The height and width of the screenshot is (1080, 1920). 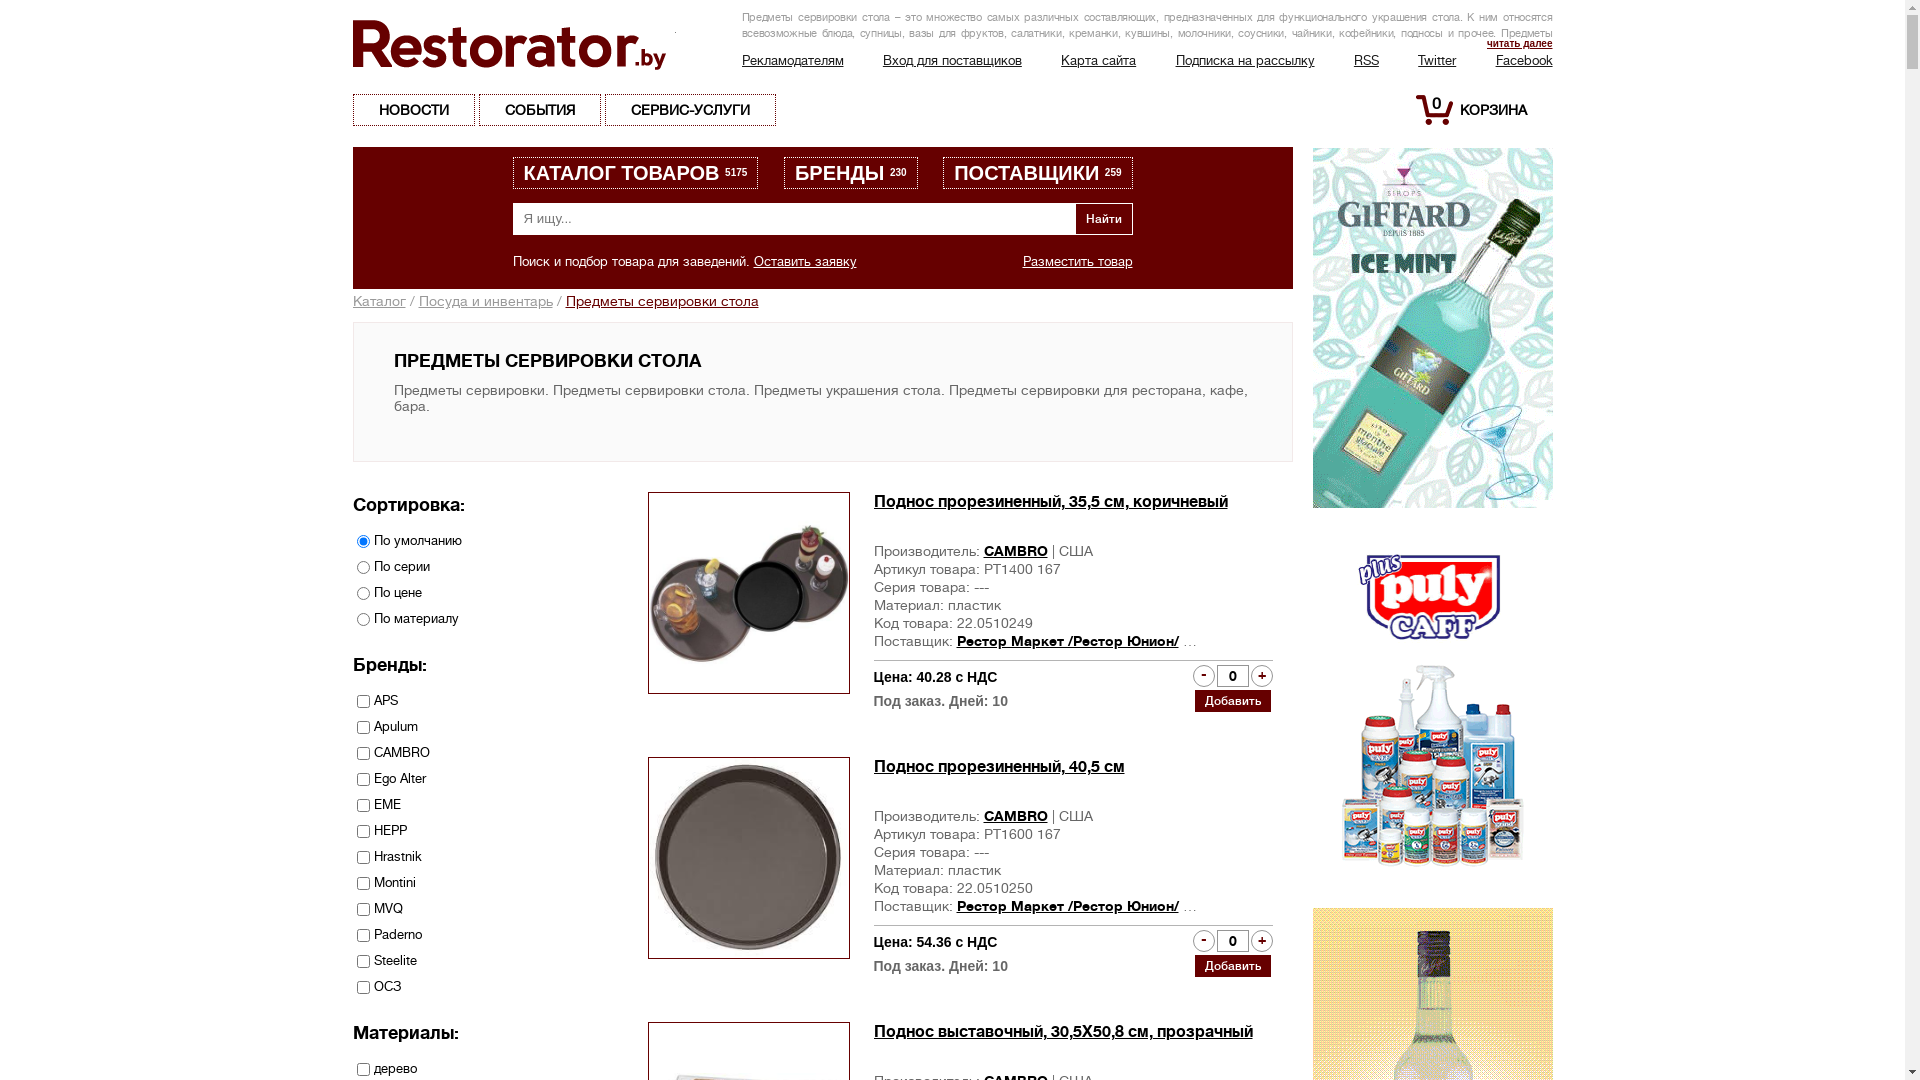 What do you see at coordinates (1435, 60) in the screenshot?
I see `'Twitter'` at bounding box center [1435, 60].